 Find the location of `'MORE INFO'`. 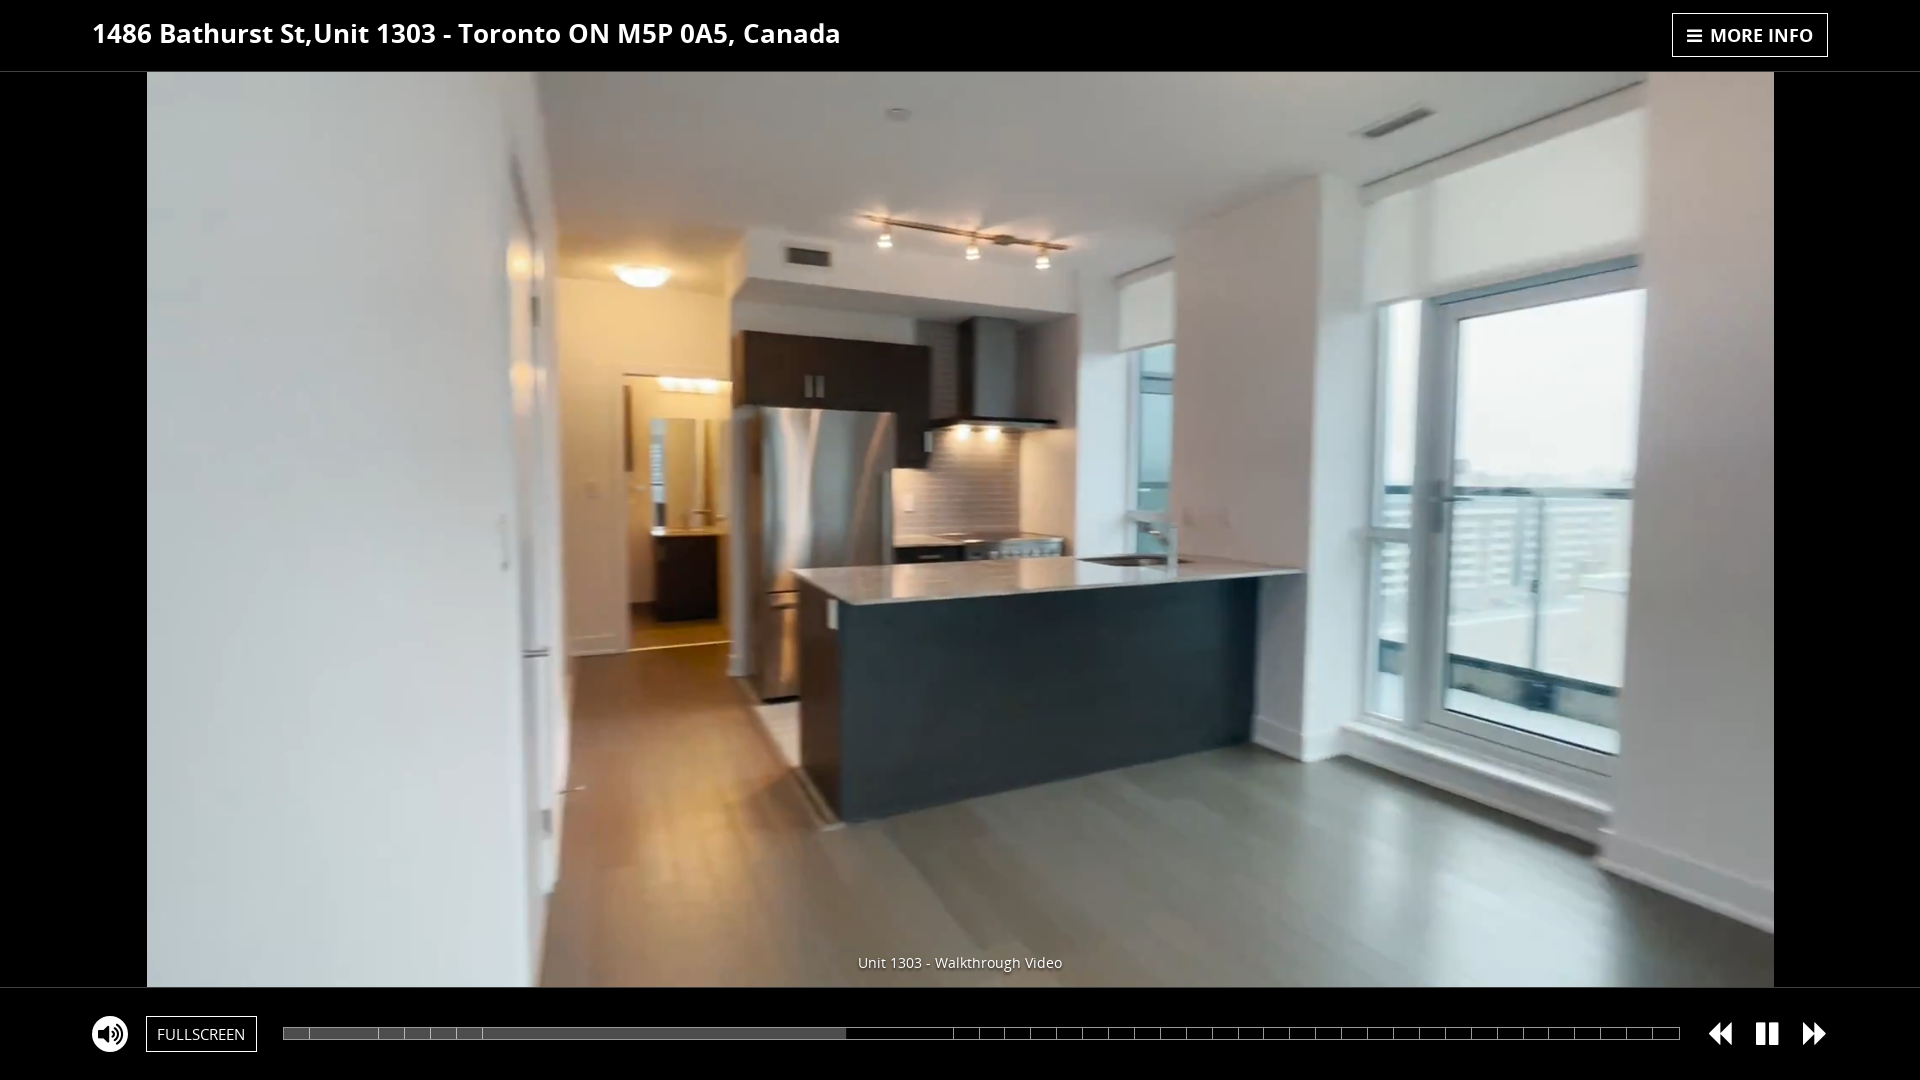

'MORE INFO' is located at coordinates (1749, 34).